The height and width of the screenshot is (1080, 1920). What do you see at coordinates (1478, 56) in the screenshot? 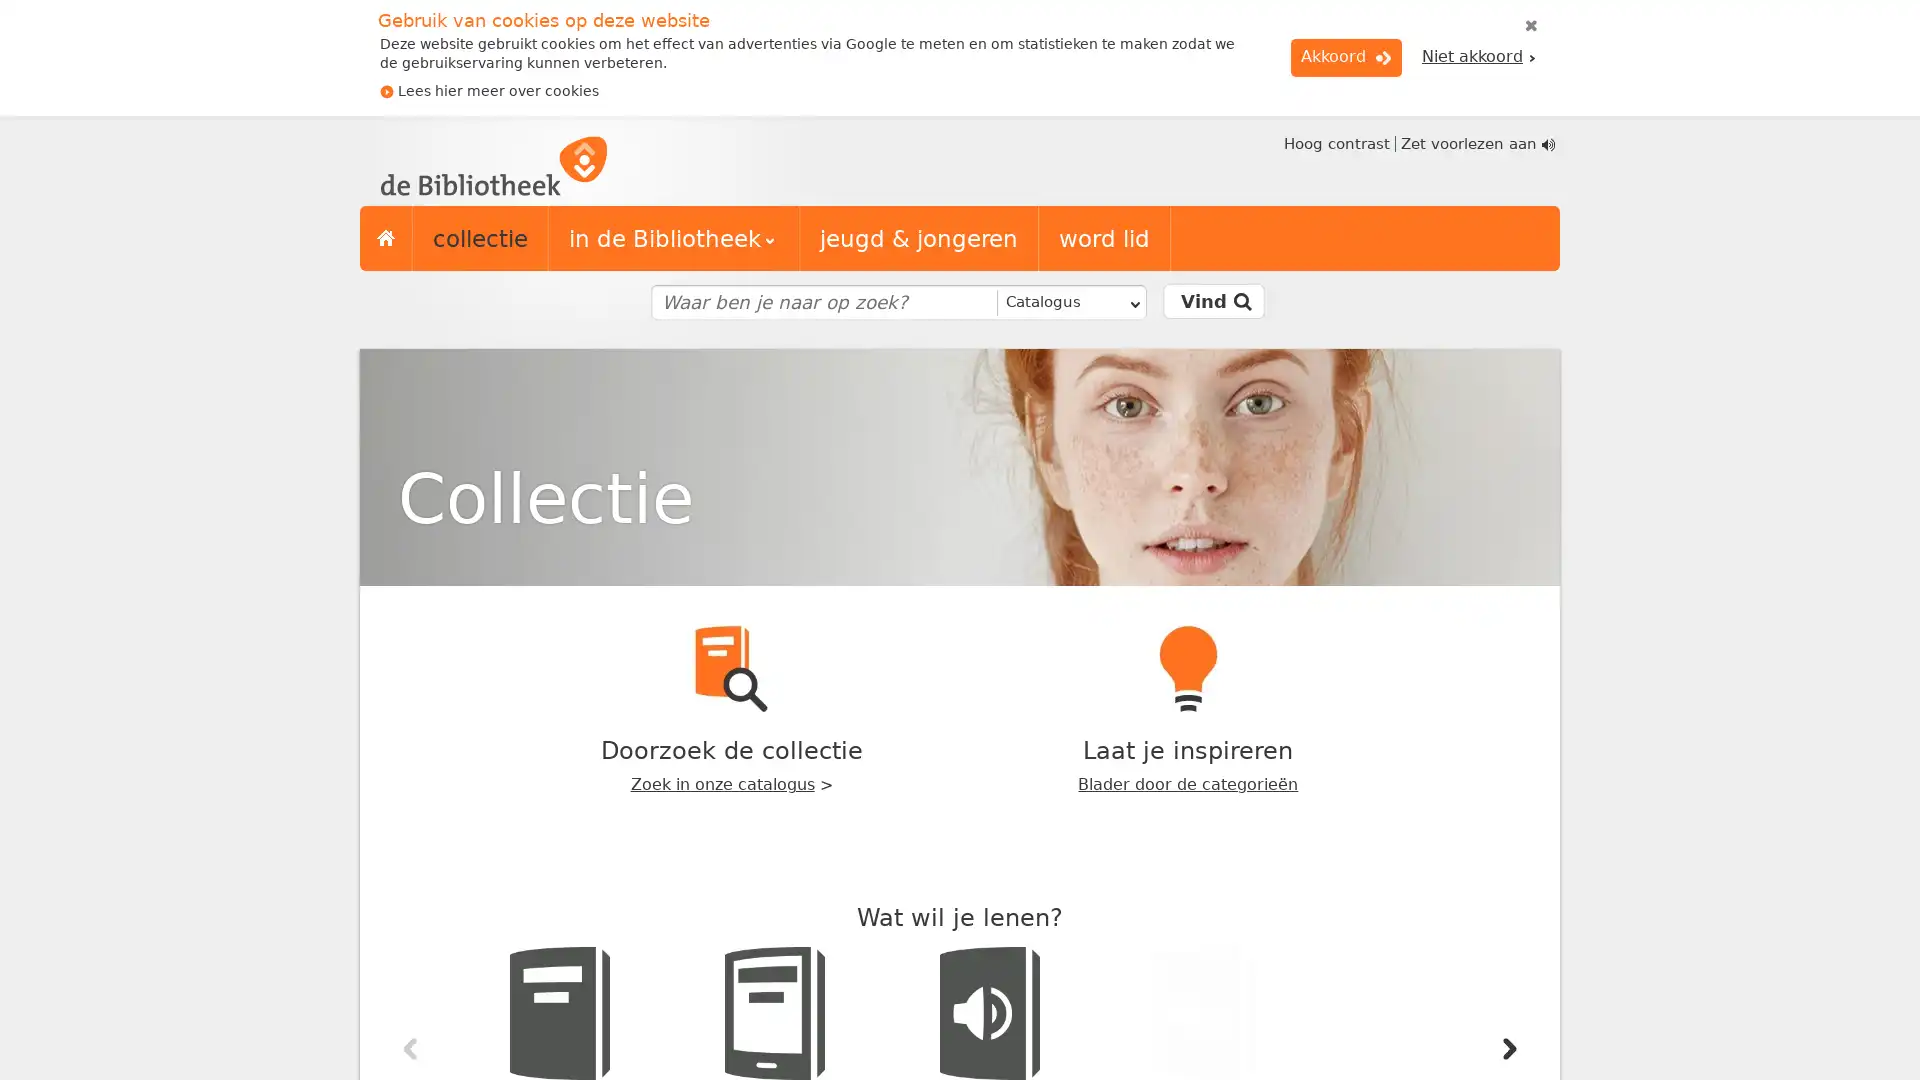
I see `Niet akkoord` at bounding box center [1478, 56].